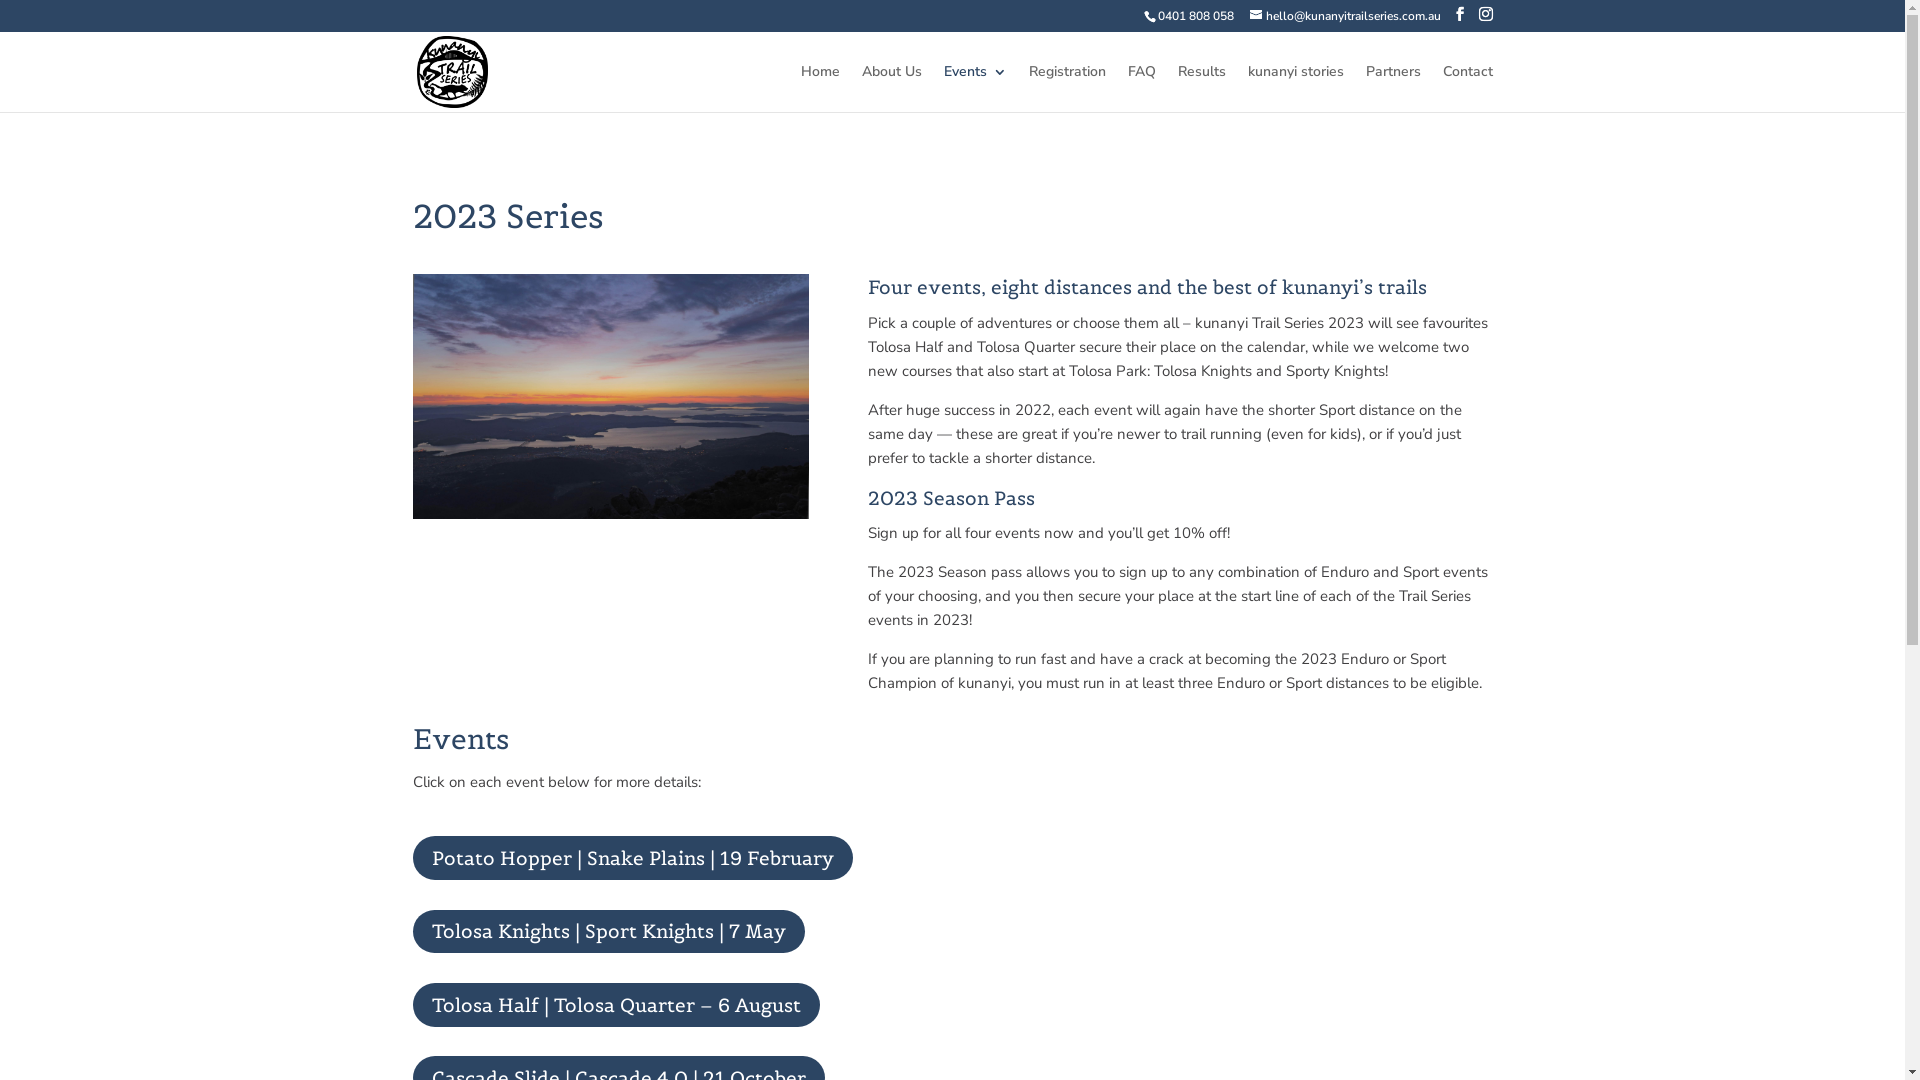 This screenshot has height=1080, width=1920. What do you see at coordinates (1345, 15) in the screenshot?
I see `'hello@kunanyitrailseries.com.au'` at bounding box center [1345, 15].